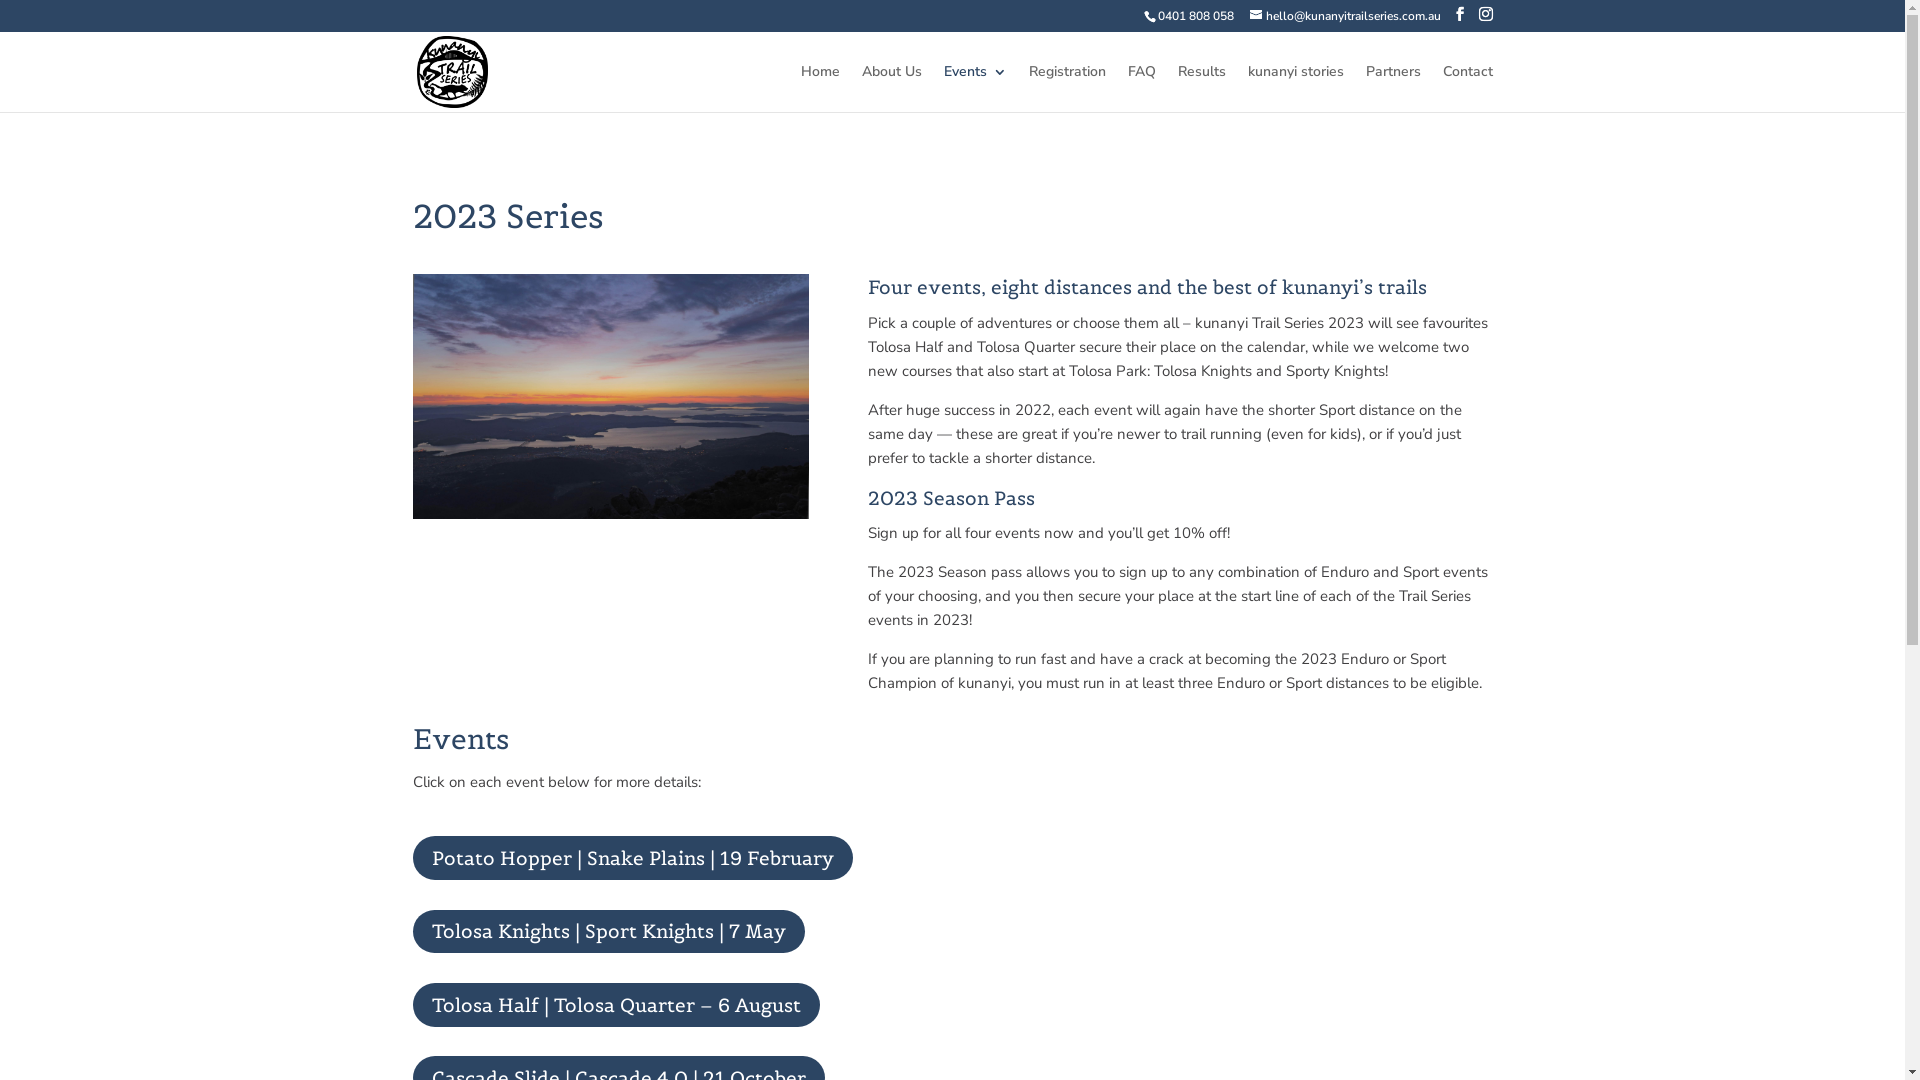 This screenshot has height=1080, width=1920. What do you see at coordinates (1345, 15) in the screenshot?
I see `'hello@kunanyitrailseries.com.au'` at bounding box center [1345, 15].